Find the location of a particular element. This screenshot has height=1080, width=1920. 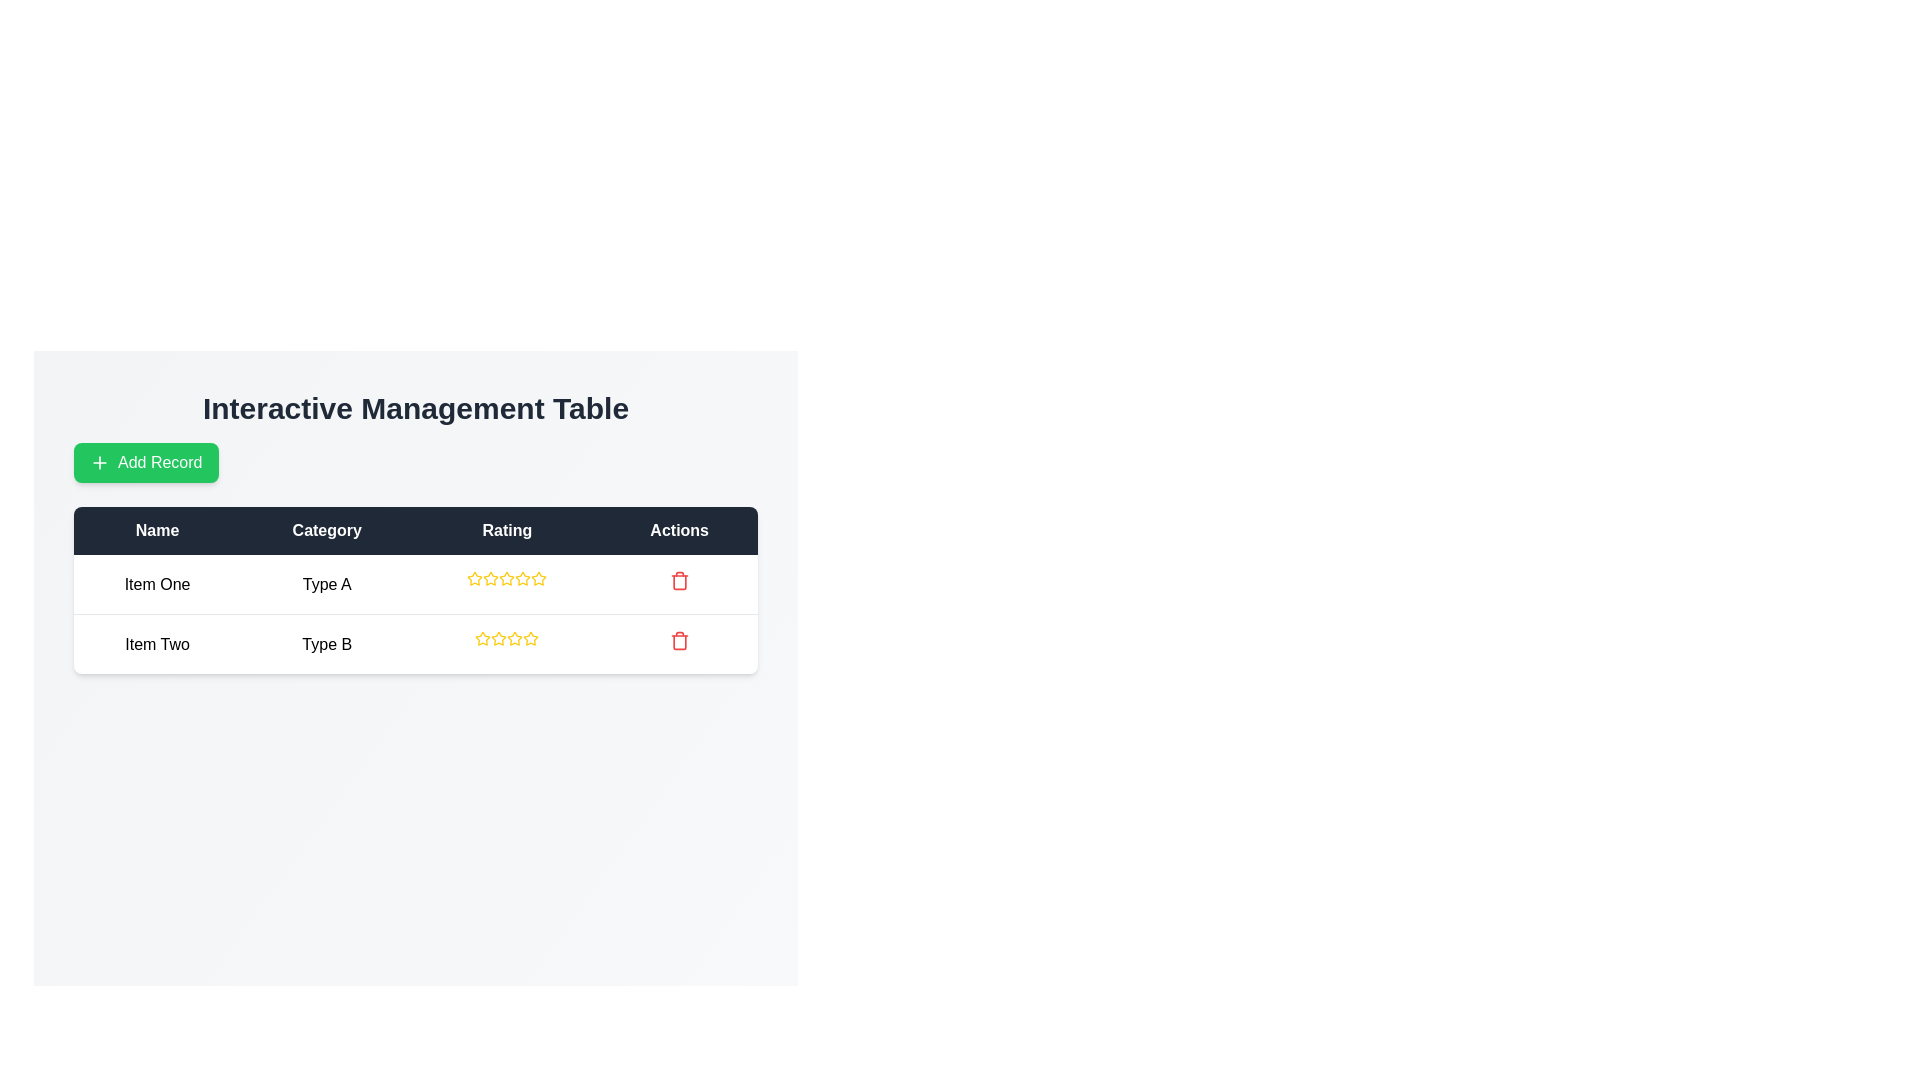

the static text element that serves as the label for the entry in the first row of the table, identifying the name or title of the item, positioned in the first column labeled 'Name' is located at coordinates (156, 584).